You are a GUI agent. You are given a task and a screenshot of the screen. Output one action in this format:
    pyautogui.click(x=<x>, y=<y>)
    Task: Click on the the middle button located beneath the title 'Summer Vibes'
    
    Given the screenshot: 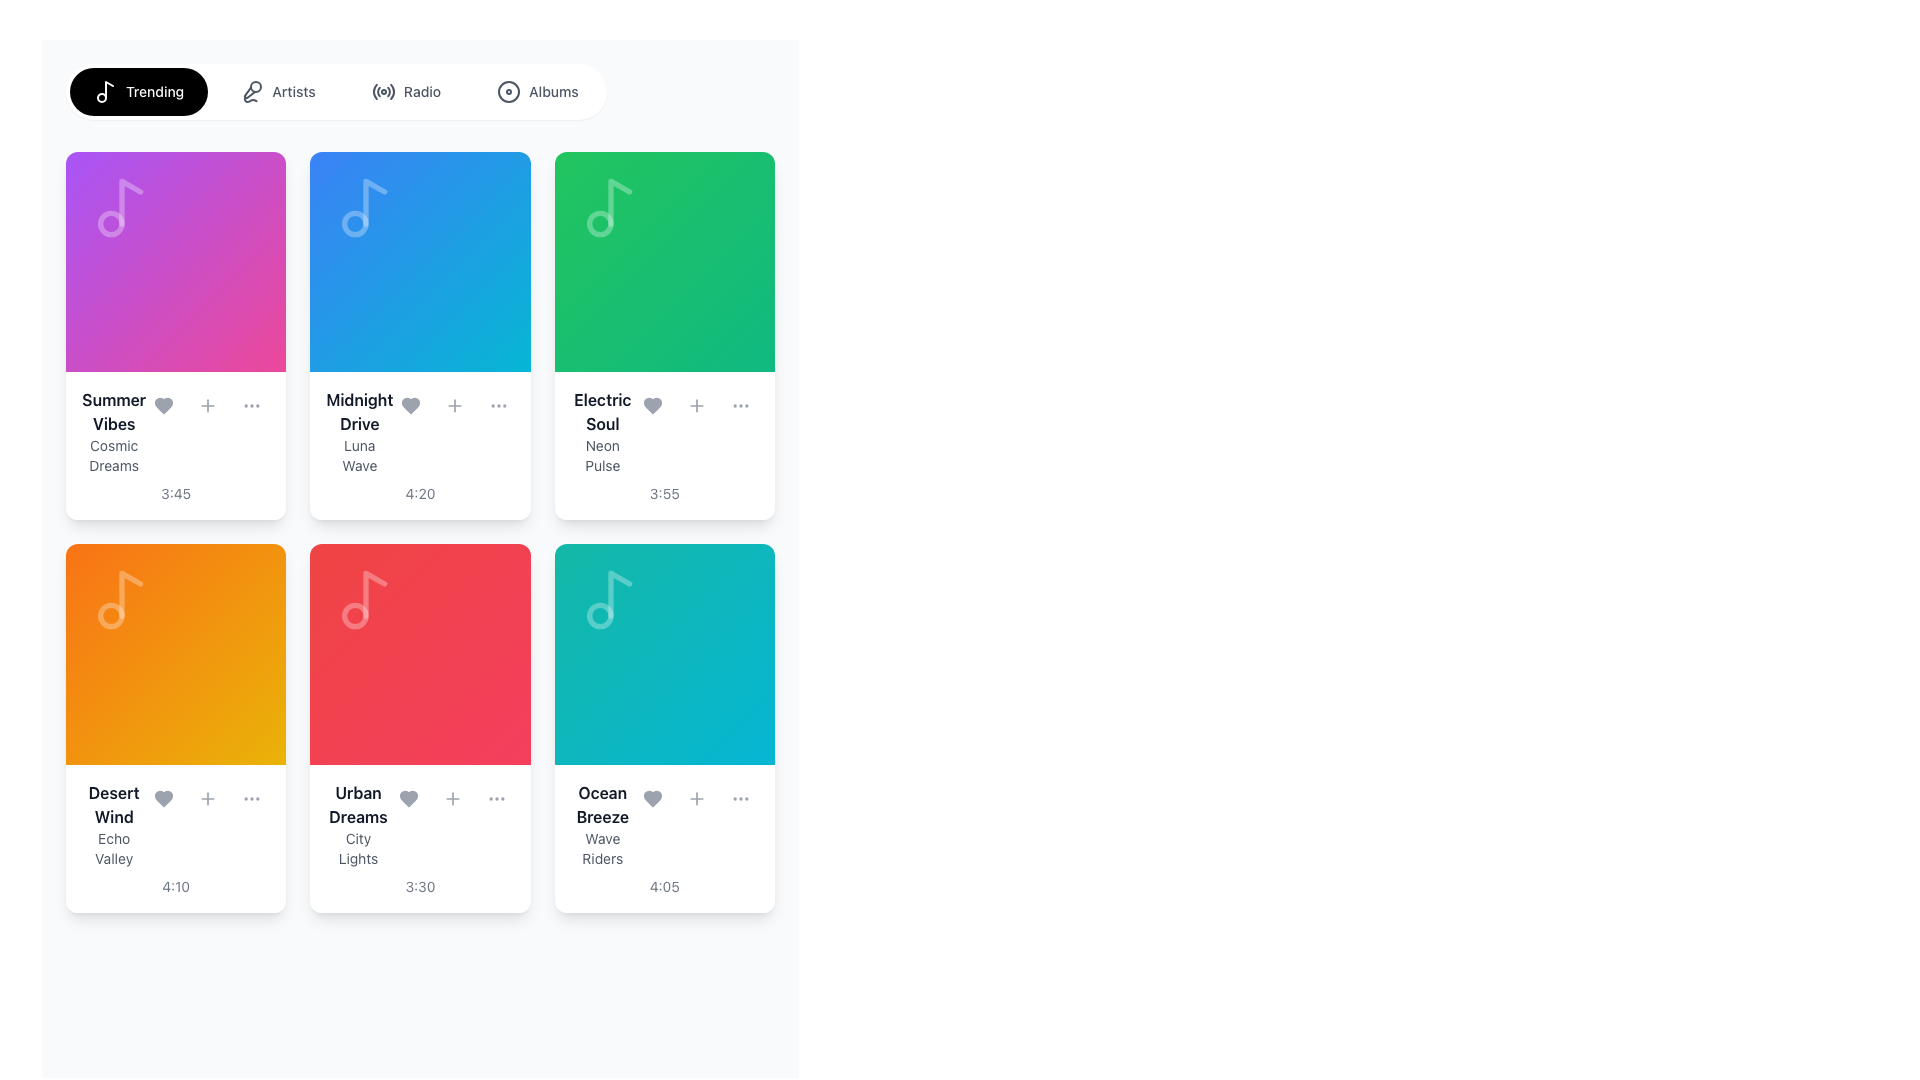 What is the action you would take?
    pyautogui.click(x=208, y=405)
    